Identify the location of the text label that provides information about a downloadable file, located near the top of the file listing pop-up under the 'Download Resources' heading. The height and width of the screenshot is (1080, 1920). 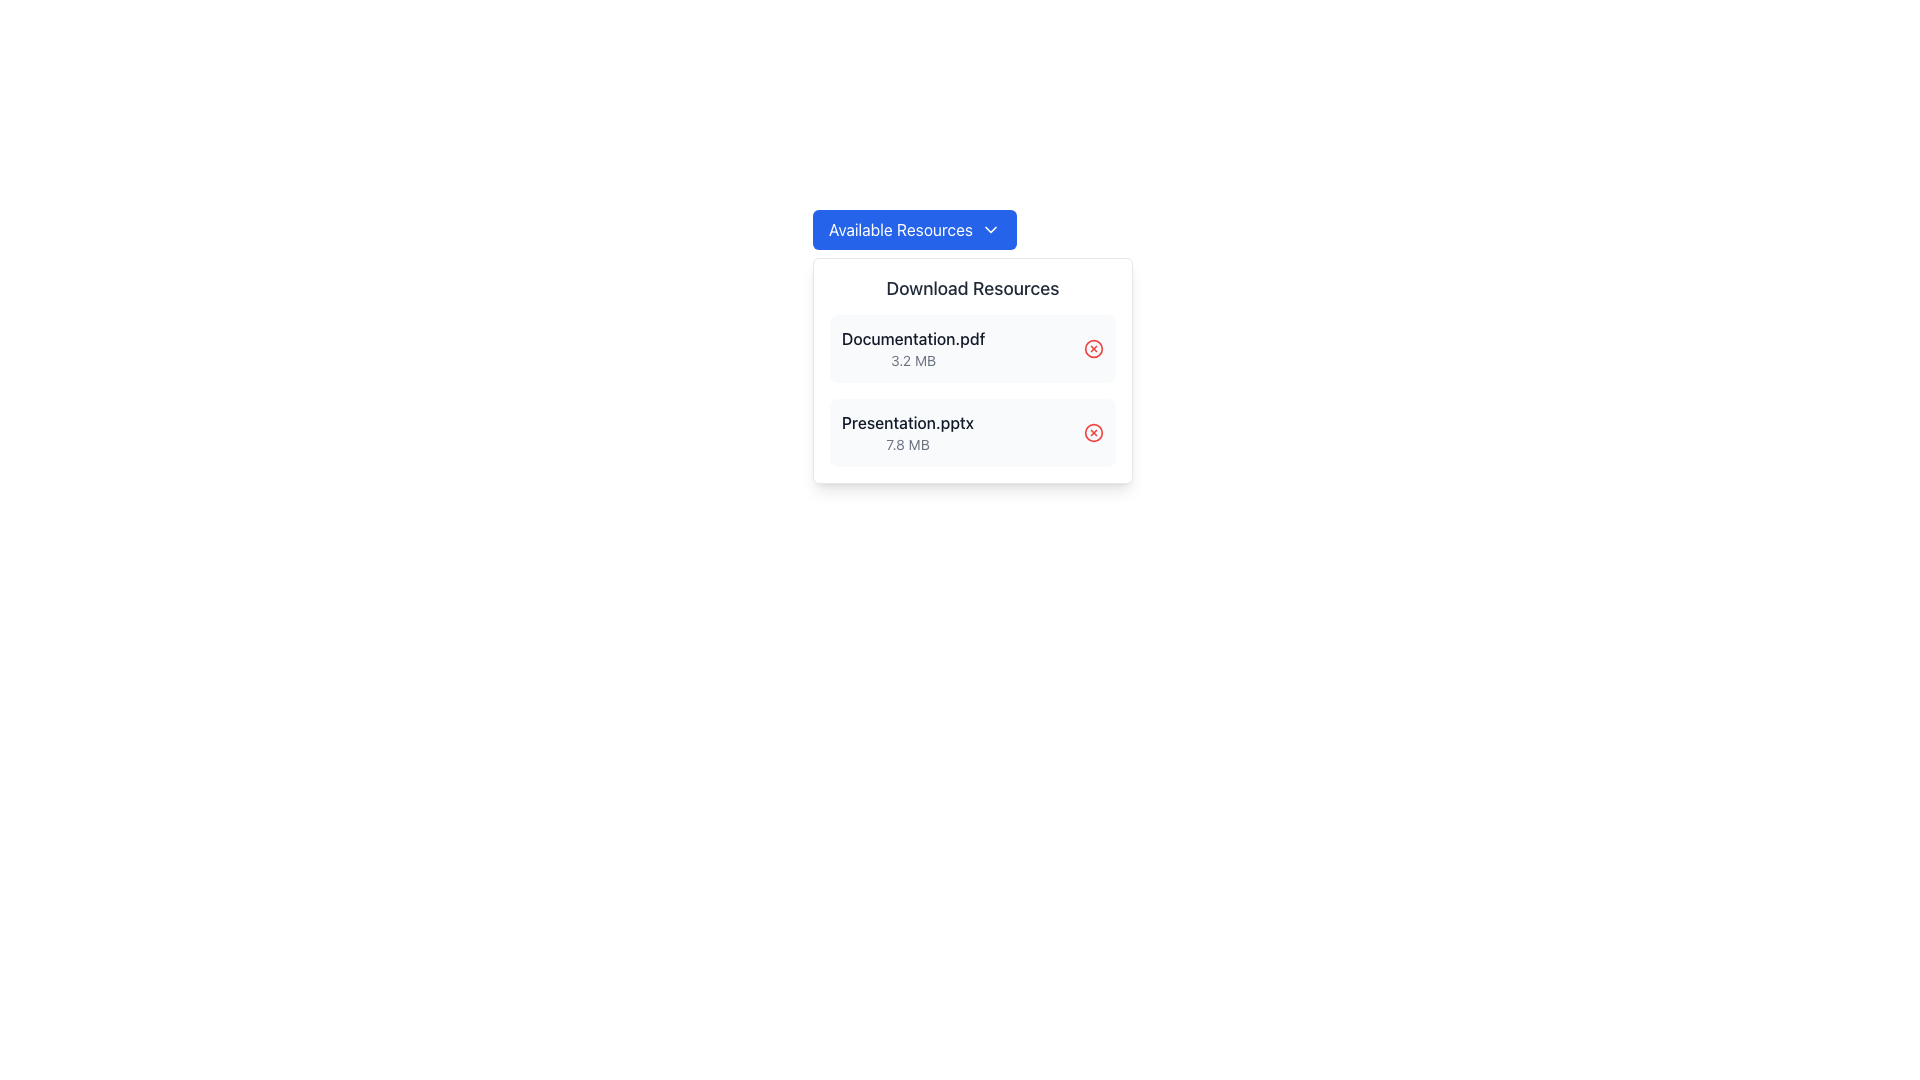
(912, 347).